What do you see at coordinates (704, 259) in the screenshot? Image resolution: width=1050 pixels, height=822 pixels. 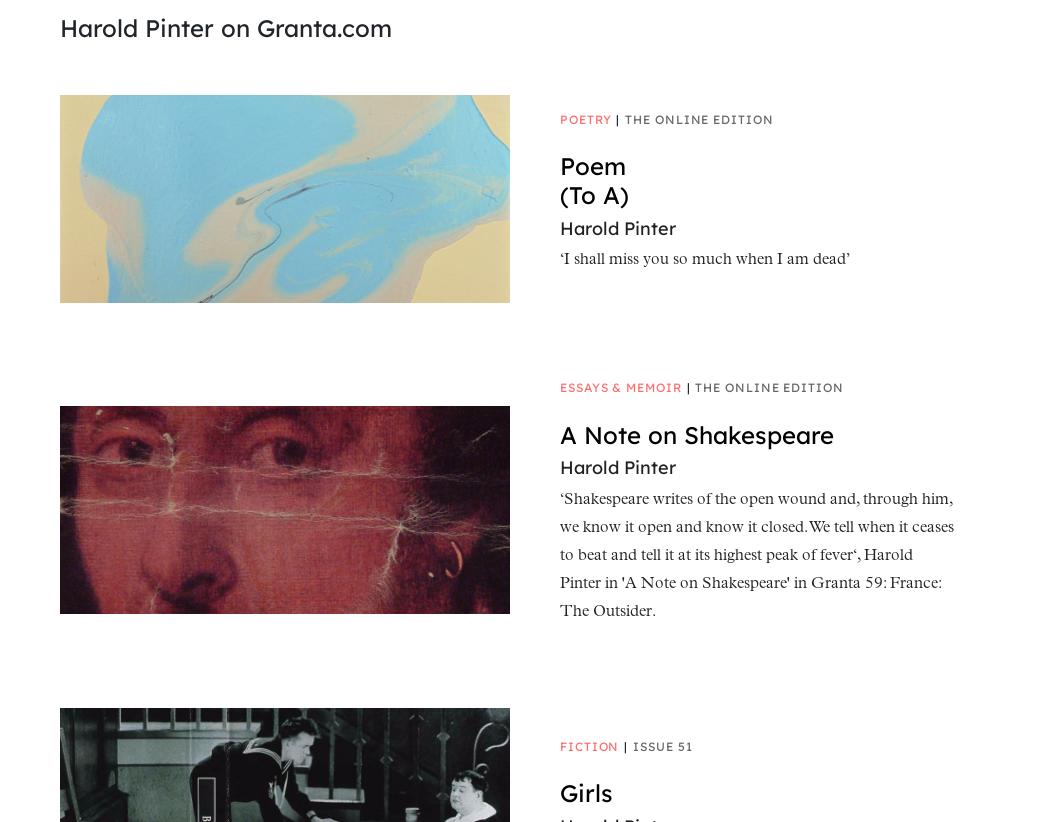 I see `'‘I shall miss you so much when I am dead’'` at bounding box center [704, 259].